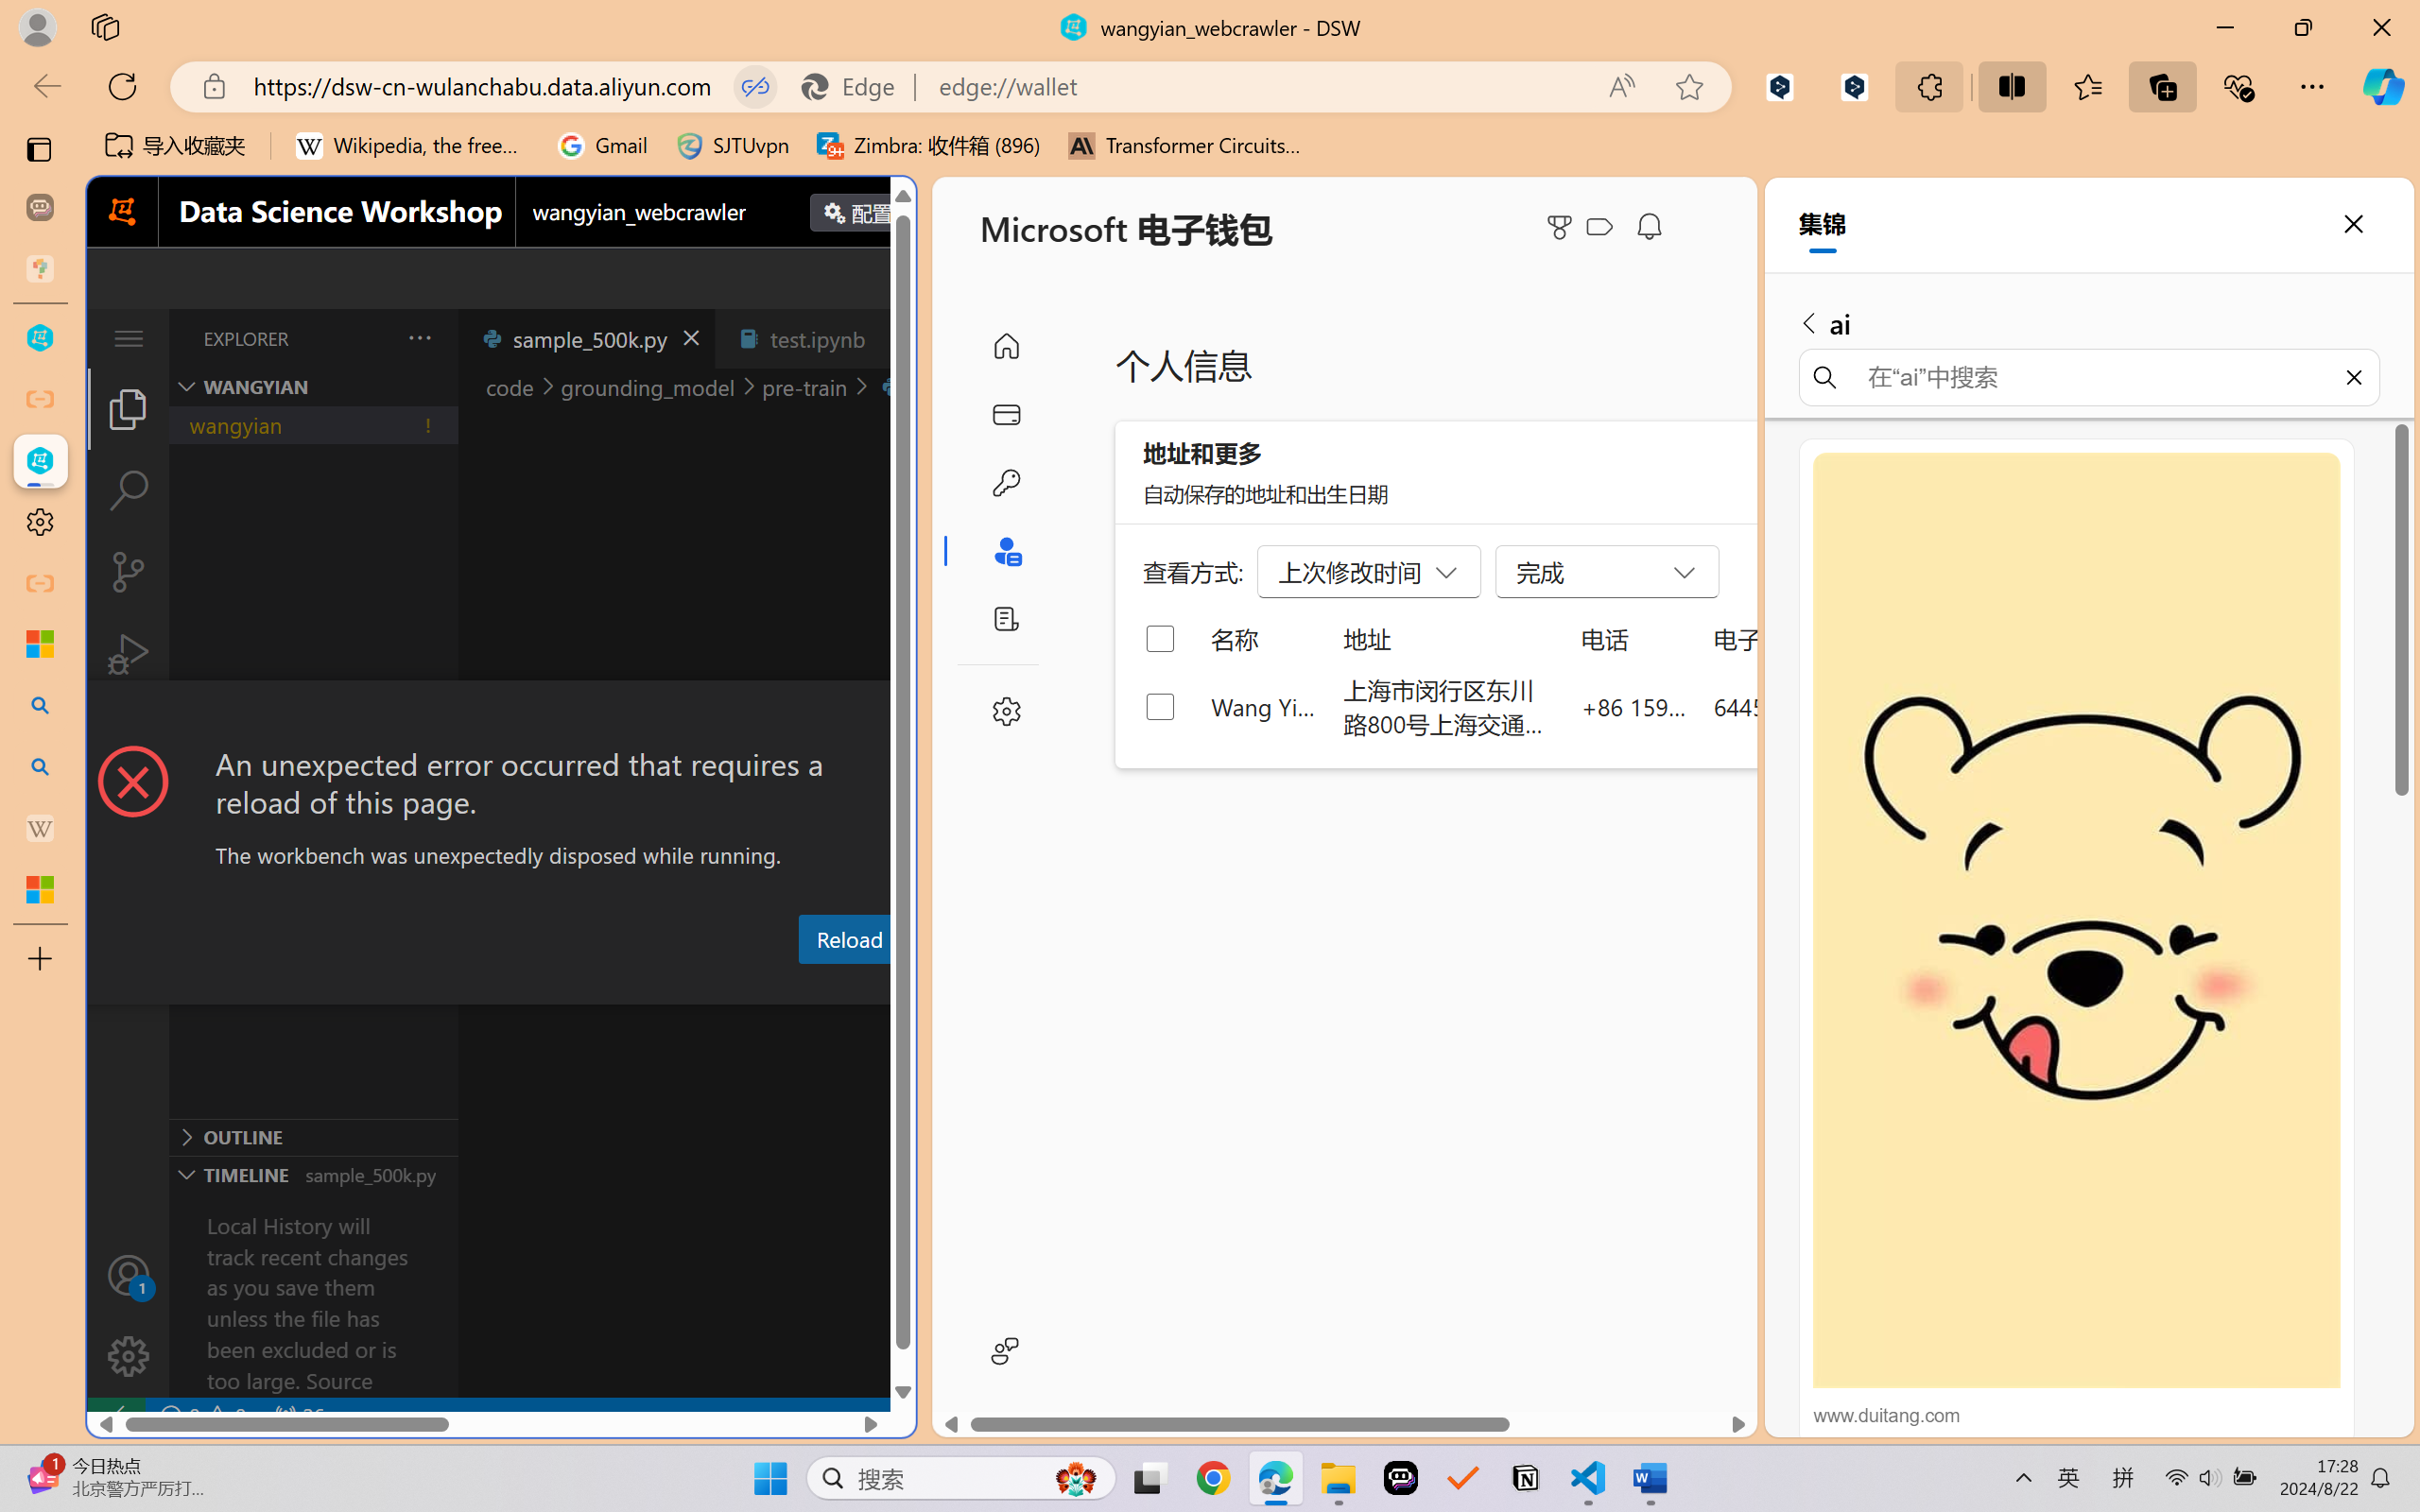  What do you see at coordinates (1263, 705) in the screenshot?
I see `'Wang Yian'` at bounding box center [1263, 705].